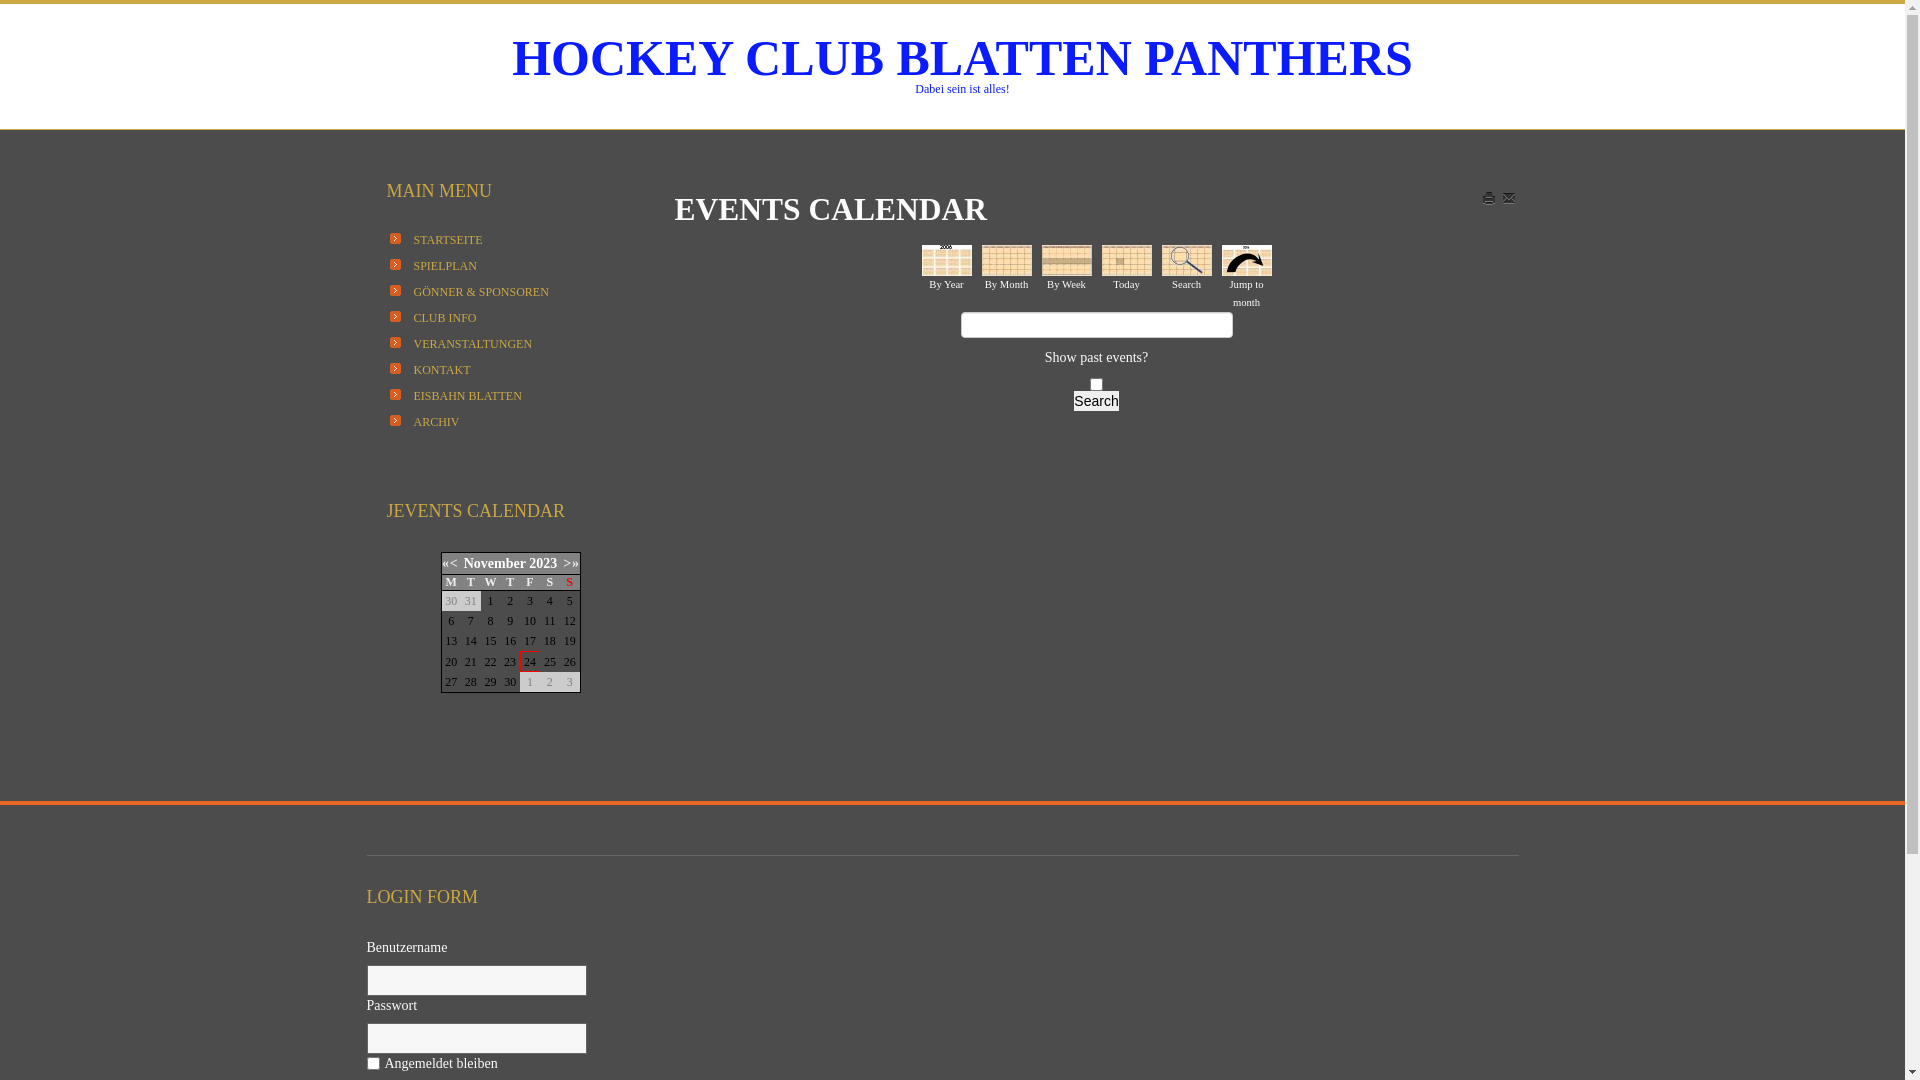 The height and width of the screenshot is (1080, 1920). What do you see at coordinates (1127, 258) in the screenshot?
I see `'Today'` at bounding box center [1127, 258].